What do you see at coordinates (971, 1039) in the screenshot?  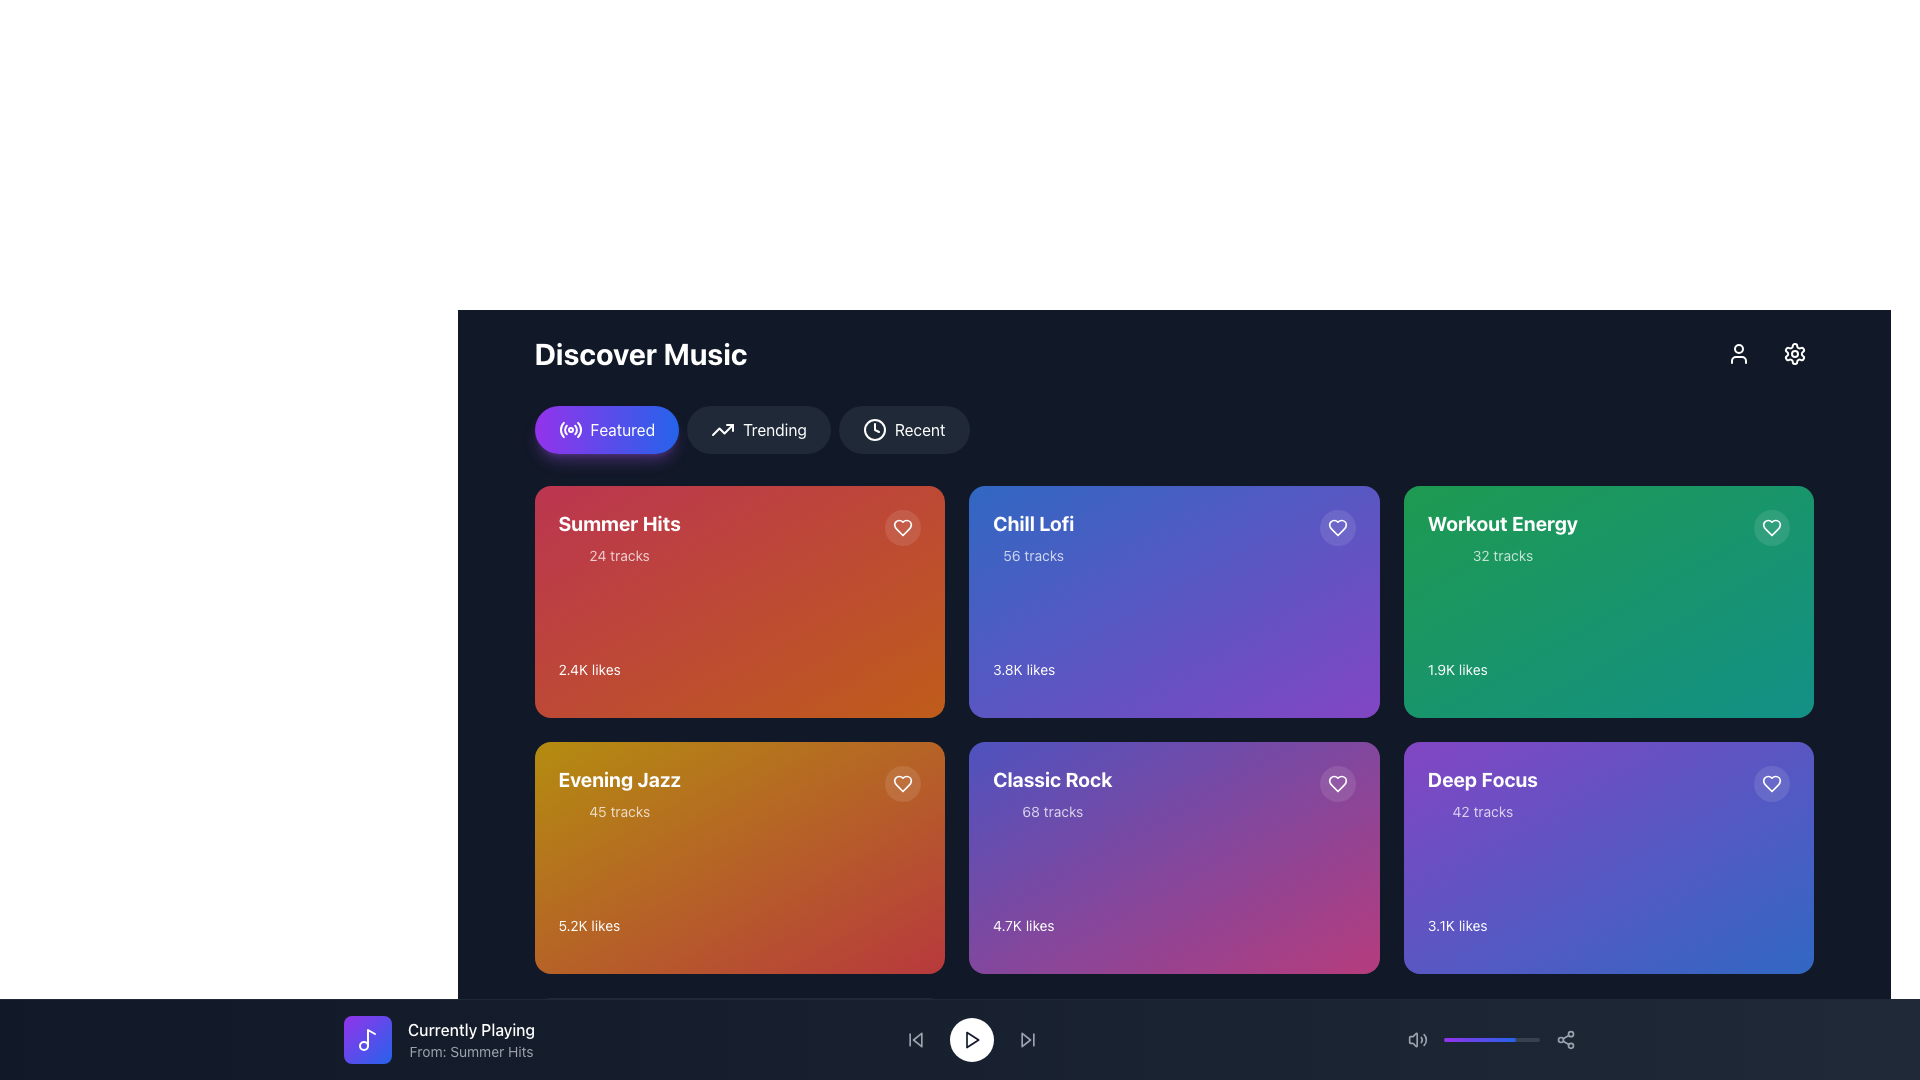 I see `the triangular play icon button` at bounding box center [971, 1039].